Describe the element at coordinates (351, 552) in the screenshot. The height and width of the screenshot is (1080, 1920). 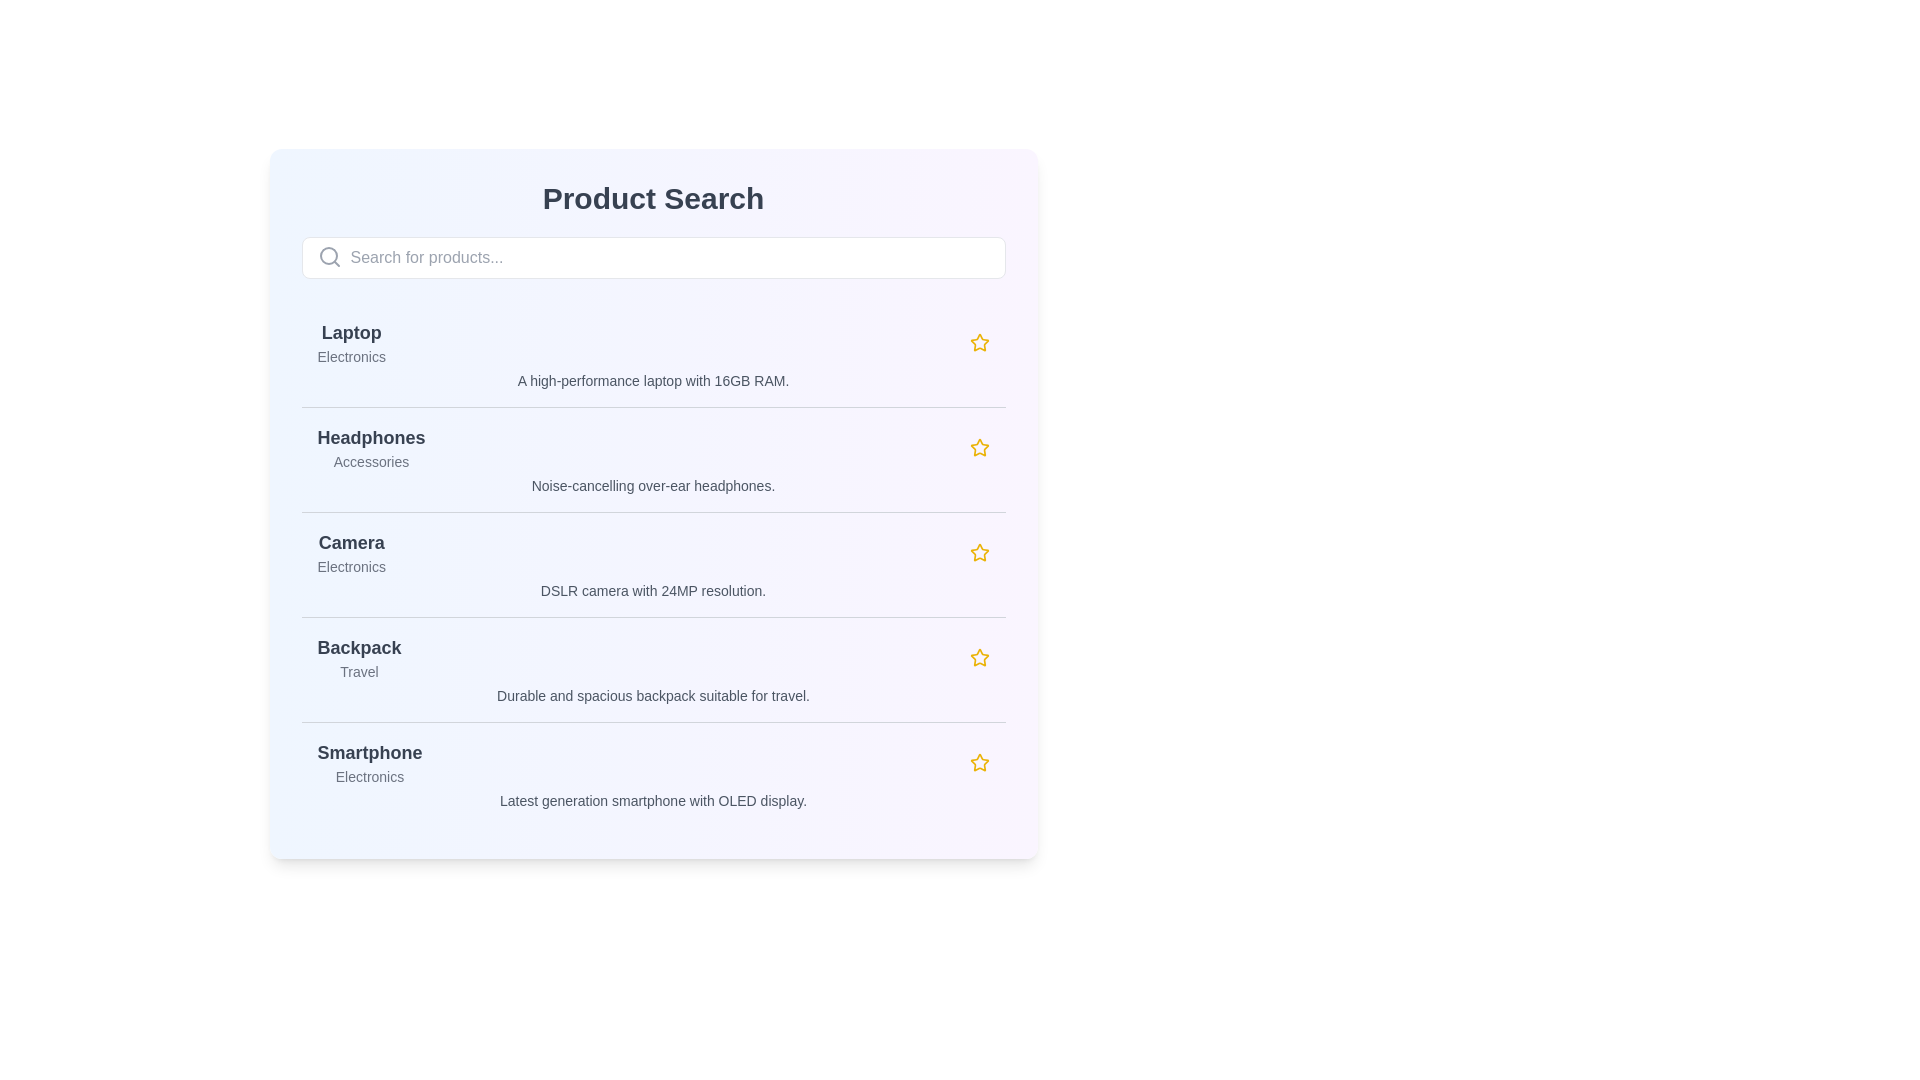
I see `the label titled 'Camera' which categorizes it under 'Electronics' in the list of items, specifically the third entry from the top, positioned between 'Headphones' and 'Backpack'` at that location.